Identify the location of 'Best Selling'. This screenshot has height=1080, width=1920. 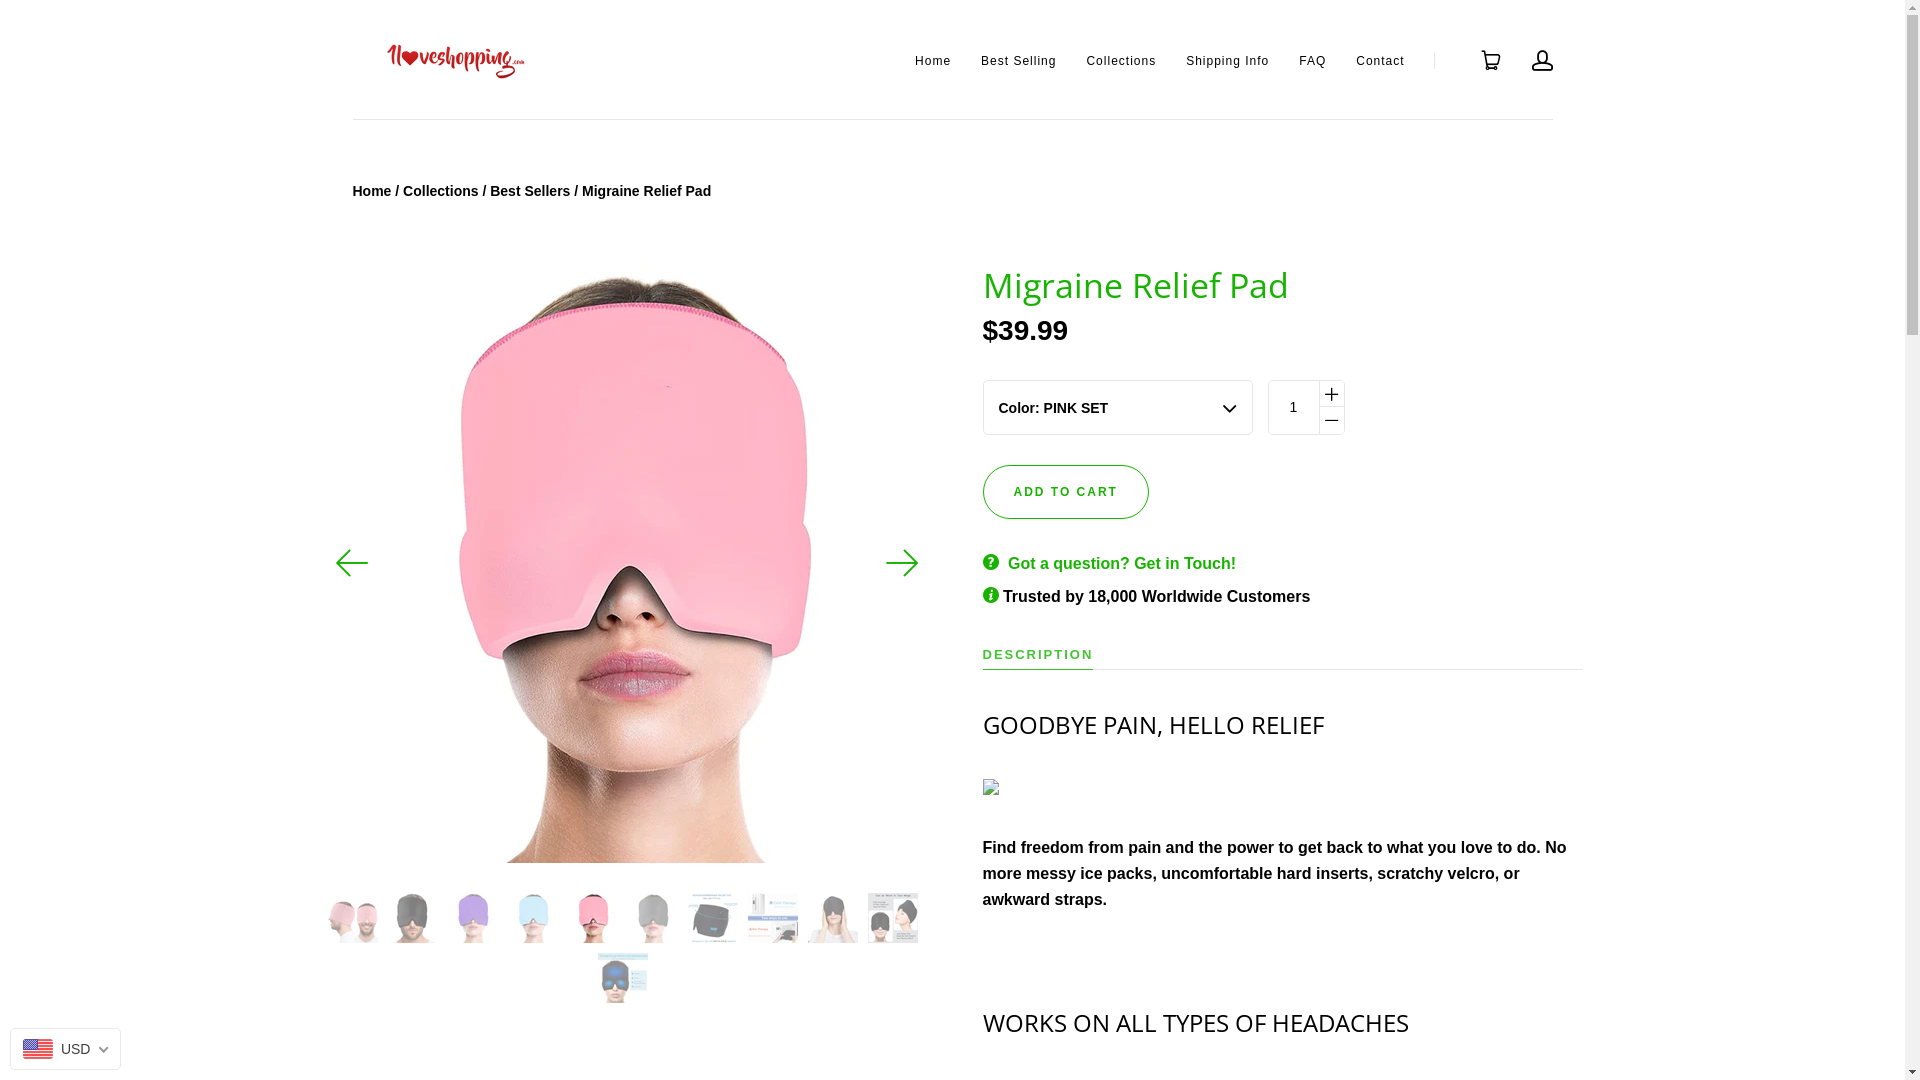
(980, 60).